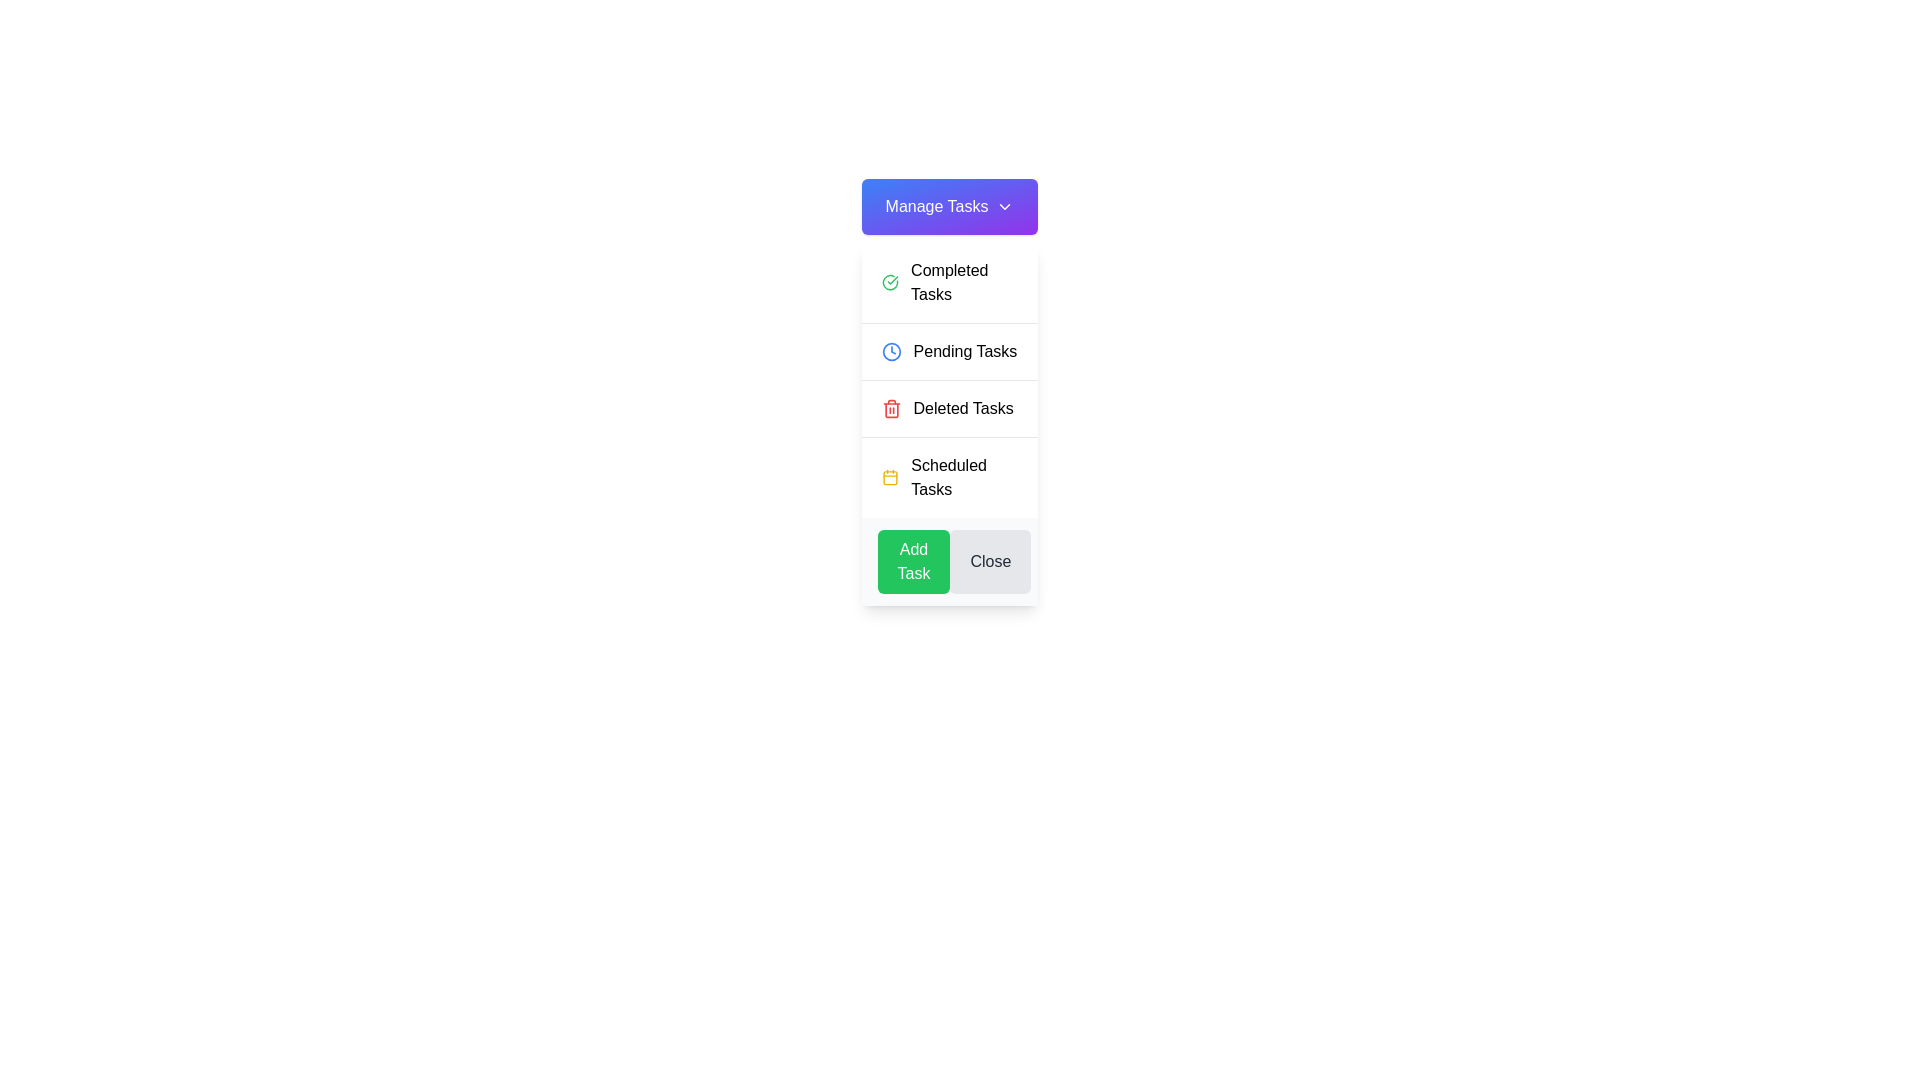 This screenshot has height=1080, width=1920. I want to click on properties of the clock icon representing the 'Pending Tasks' menu option, which is located to the left of the second item in the 'Manage Tasks' dropdown, so click(890, 350).